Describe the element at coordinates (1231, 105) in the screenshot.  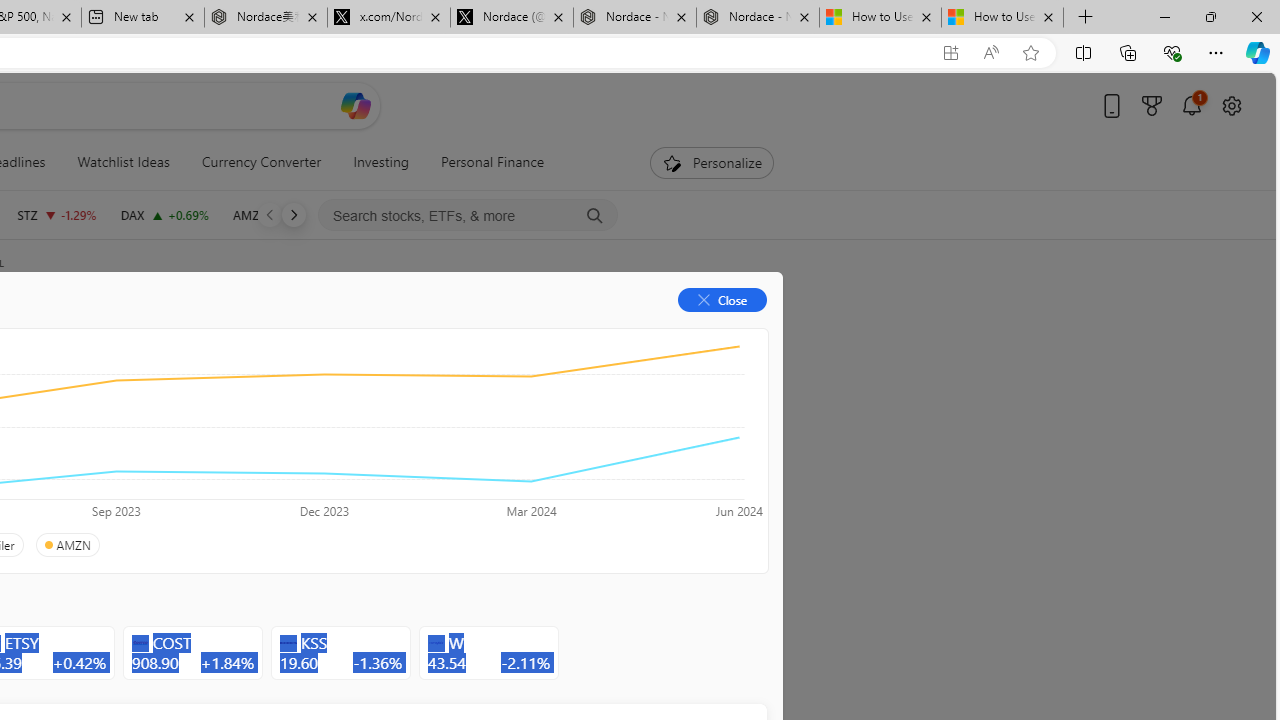
I see `'Open settings'` at that location.